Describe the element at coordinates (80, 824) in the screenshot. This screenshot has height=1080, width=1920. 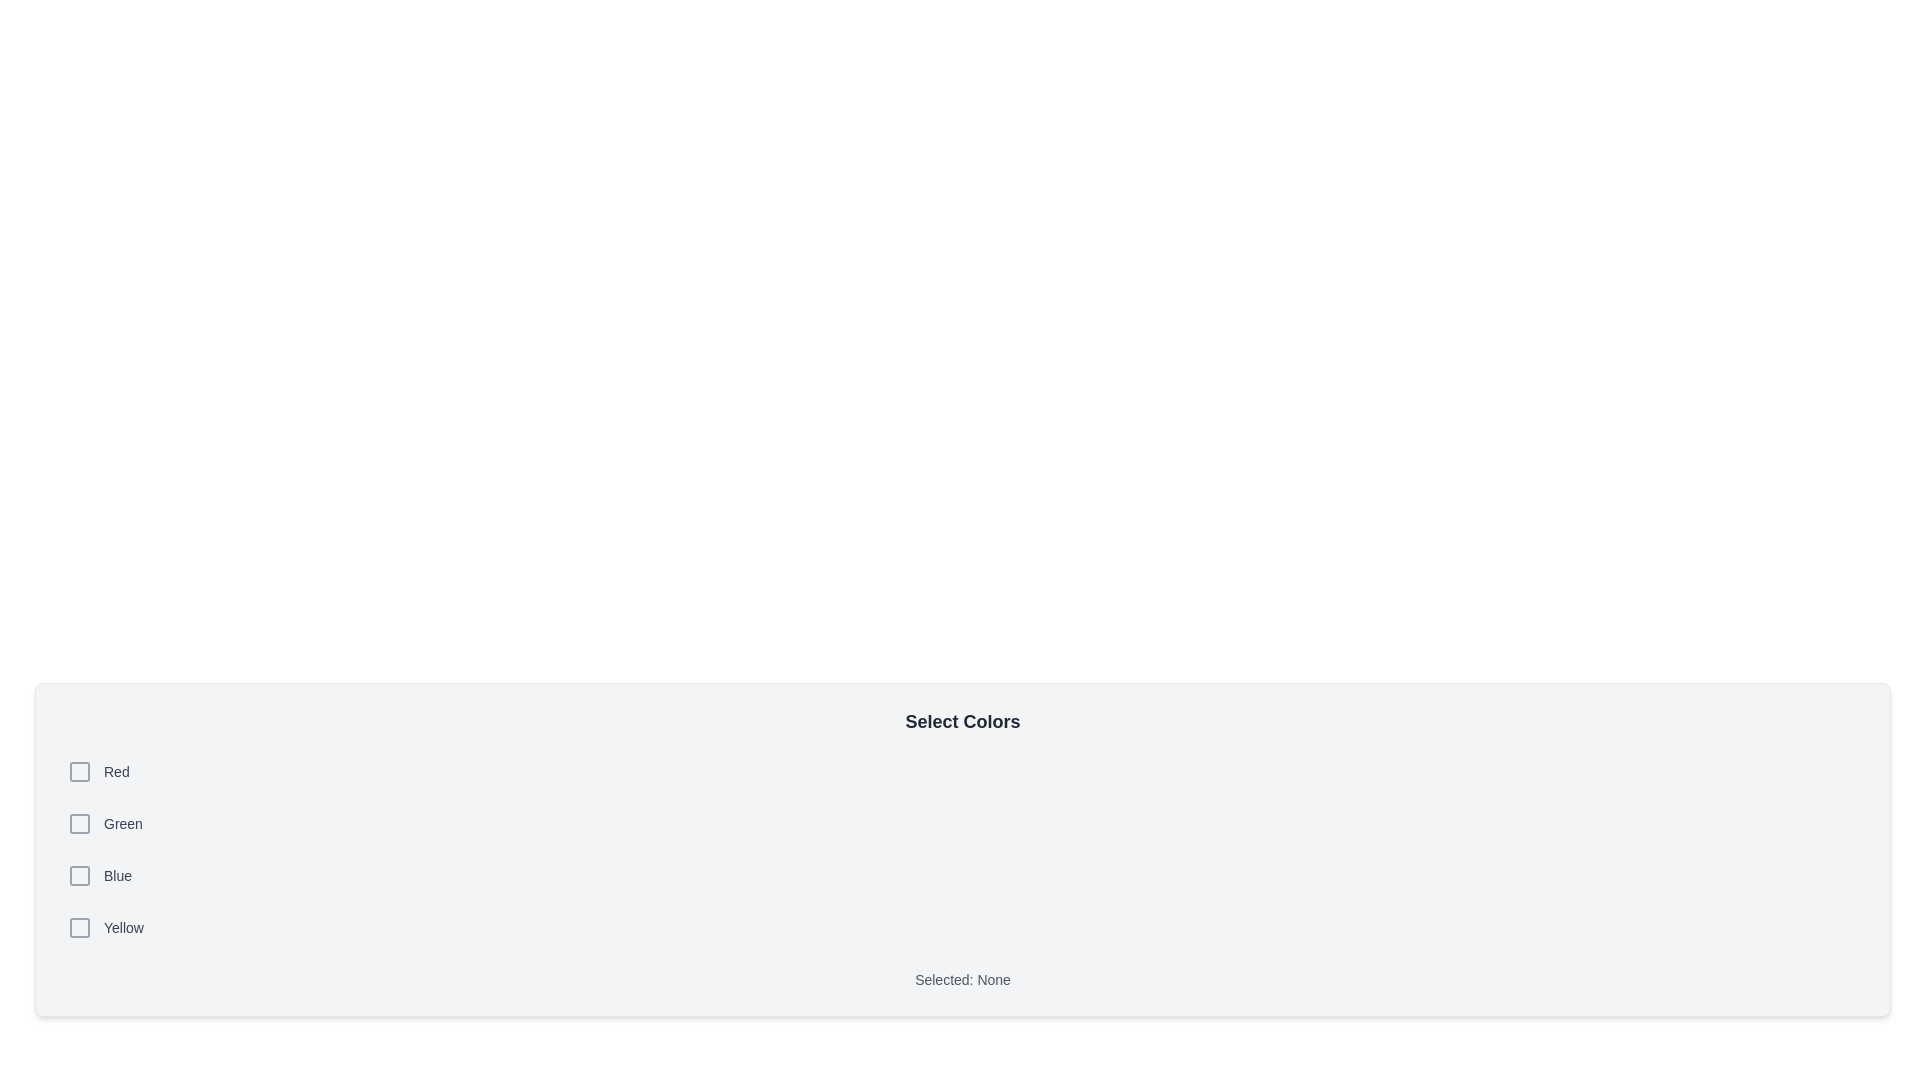
I see `the checkbox for the color 'Green'` at that location.